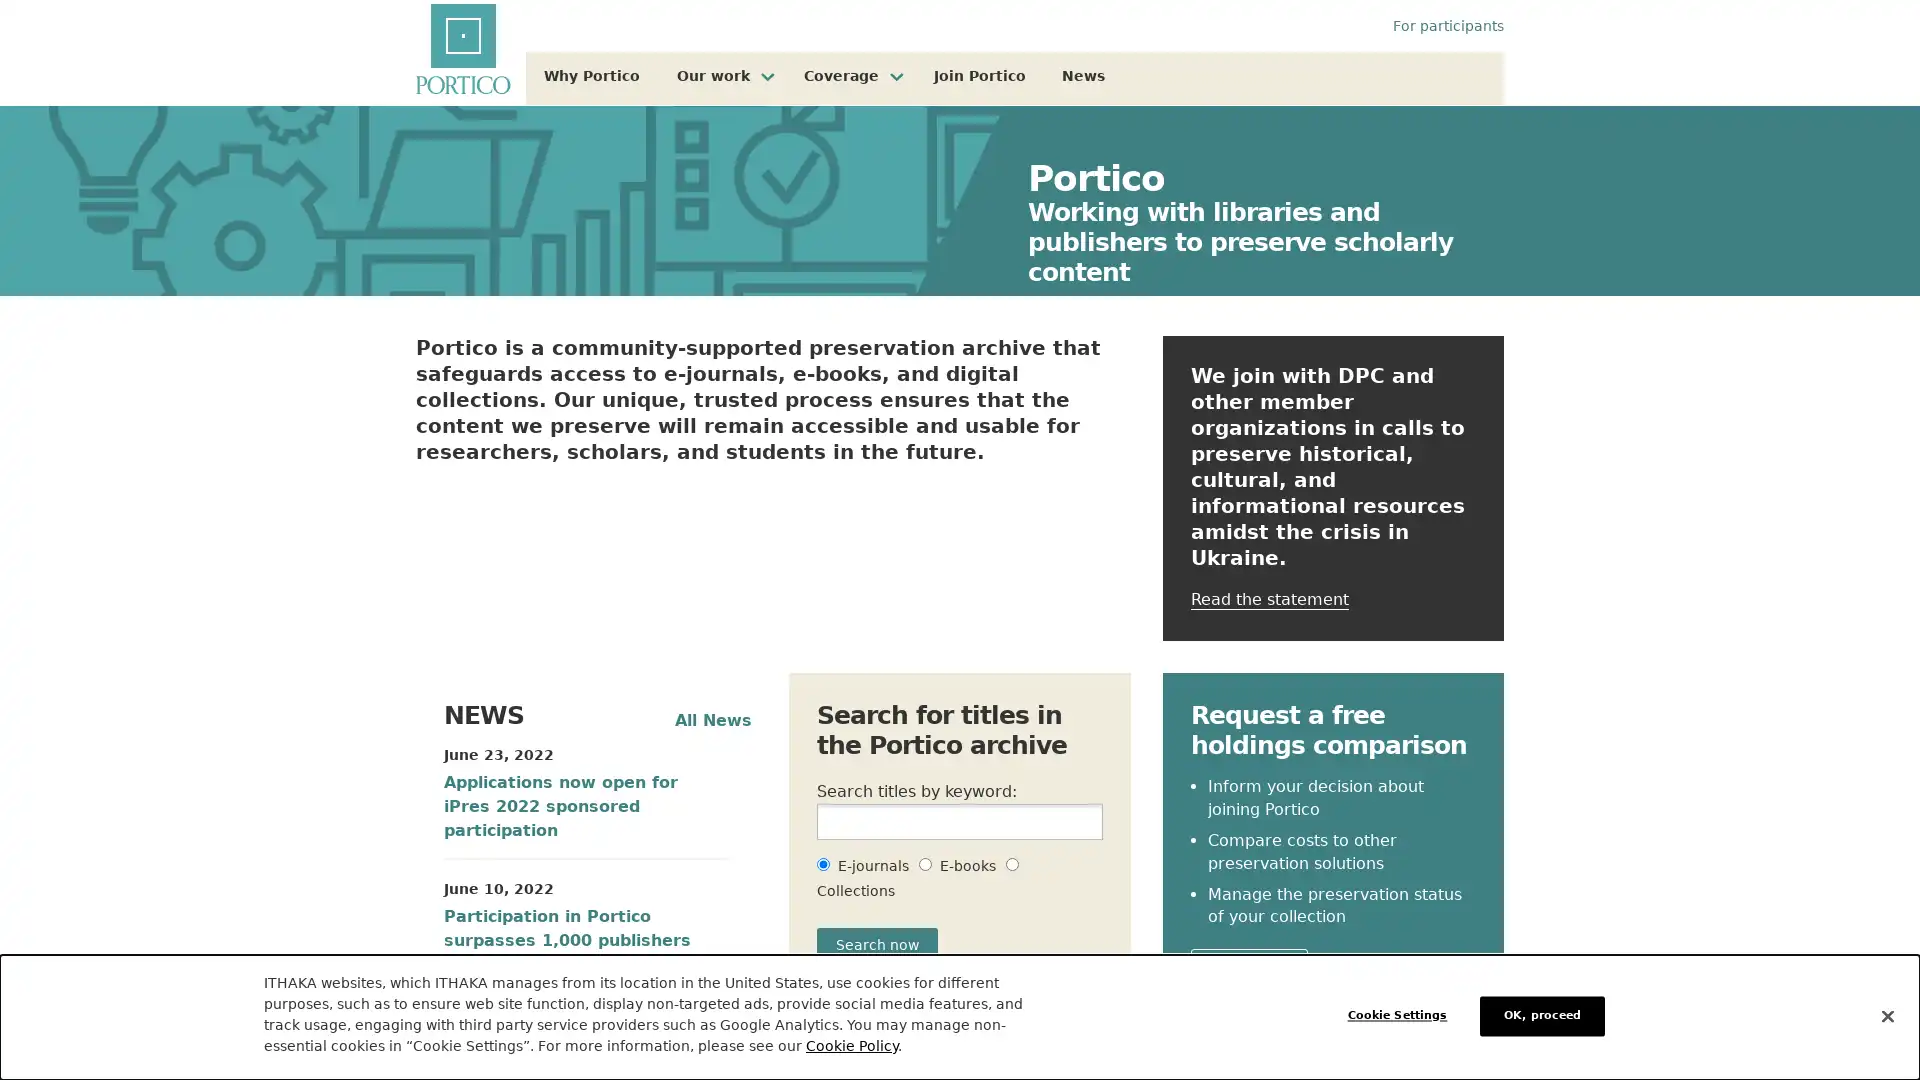  I want to click on OK, proceed, so click(1541, 1015).